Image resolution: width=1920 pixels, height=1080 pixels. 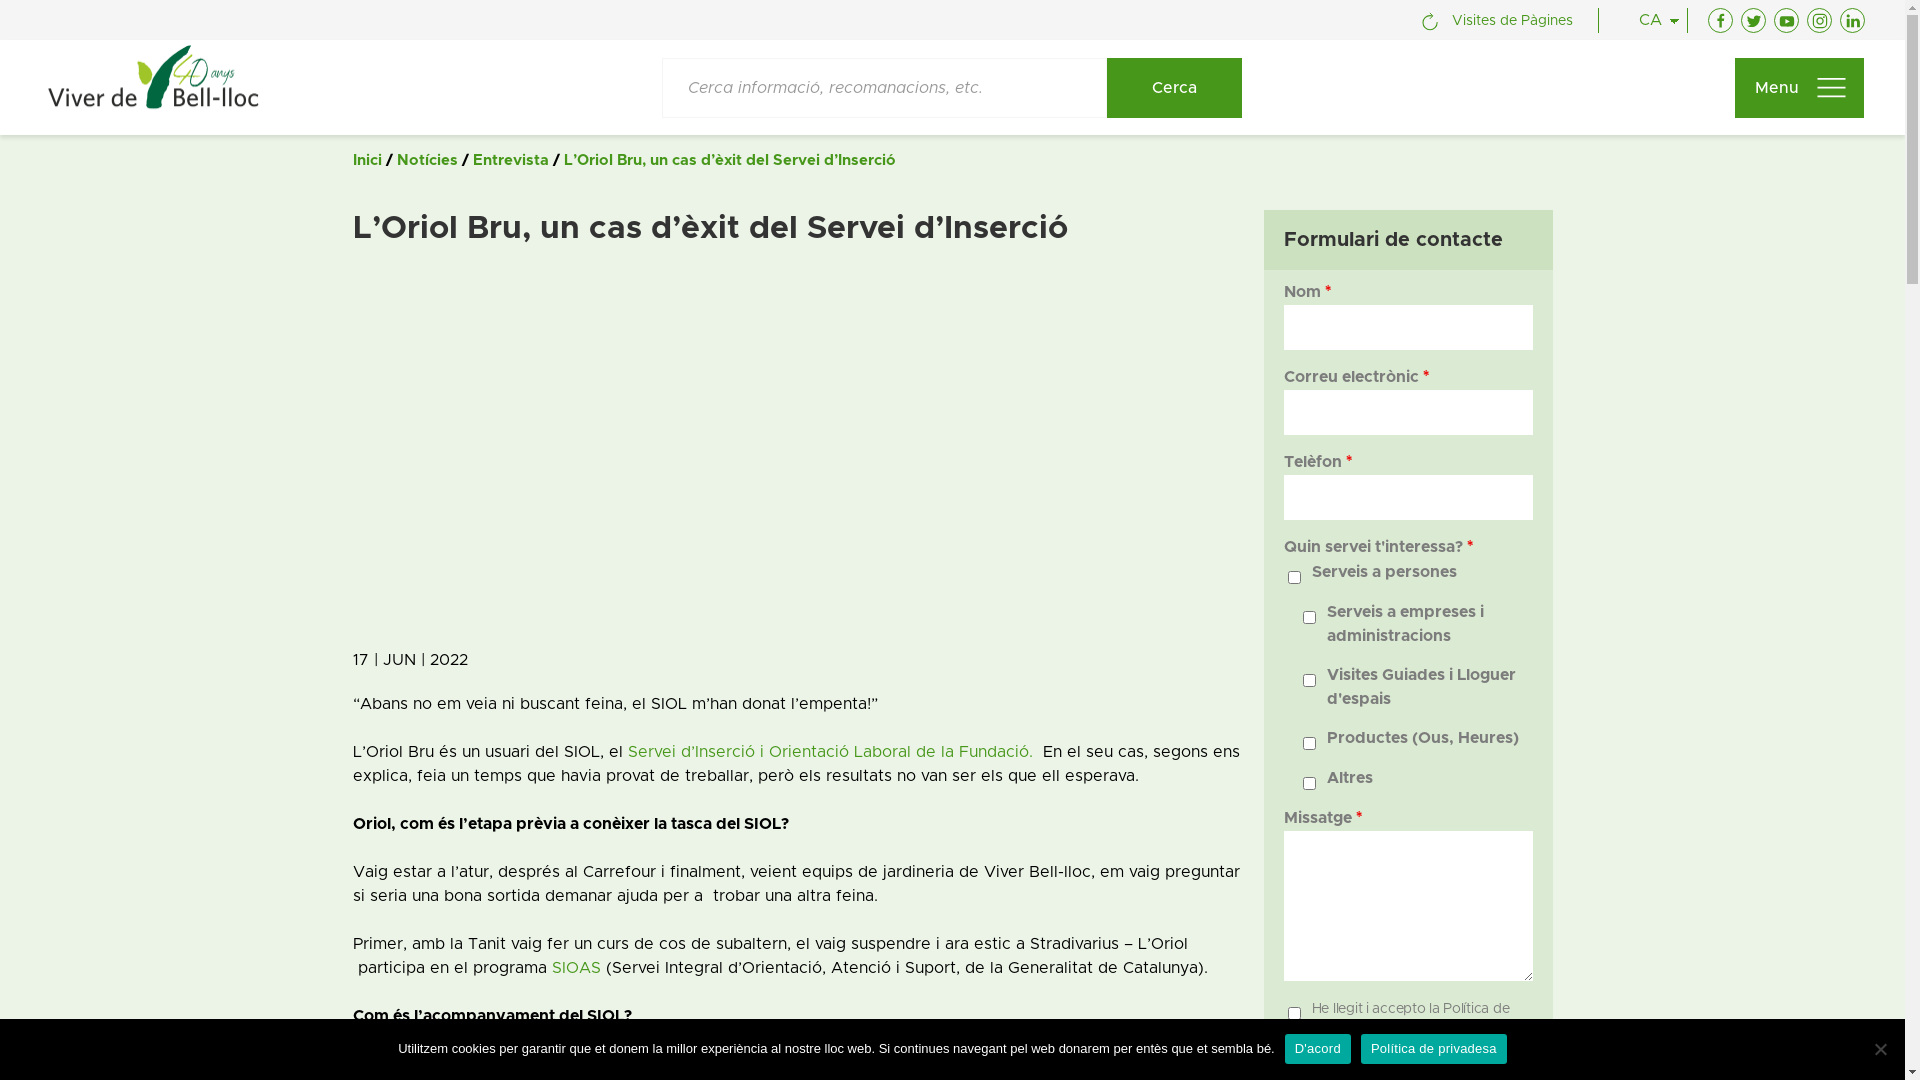 I want to click on 'Instagram', so click(x=1819, y=20).